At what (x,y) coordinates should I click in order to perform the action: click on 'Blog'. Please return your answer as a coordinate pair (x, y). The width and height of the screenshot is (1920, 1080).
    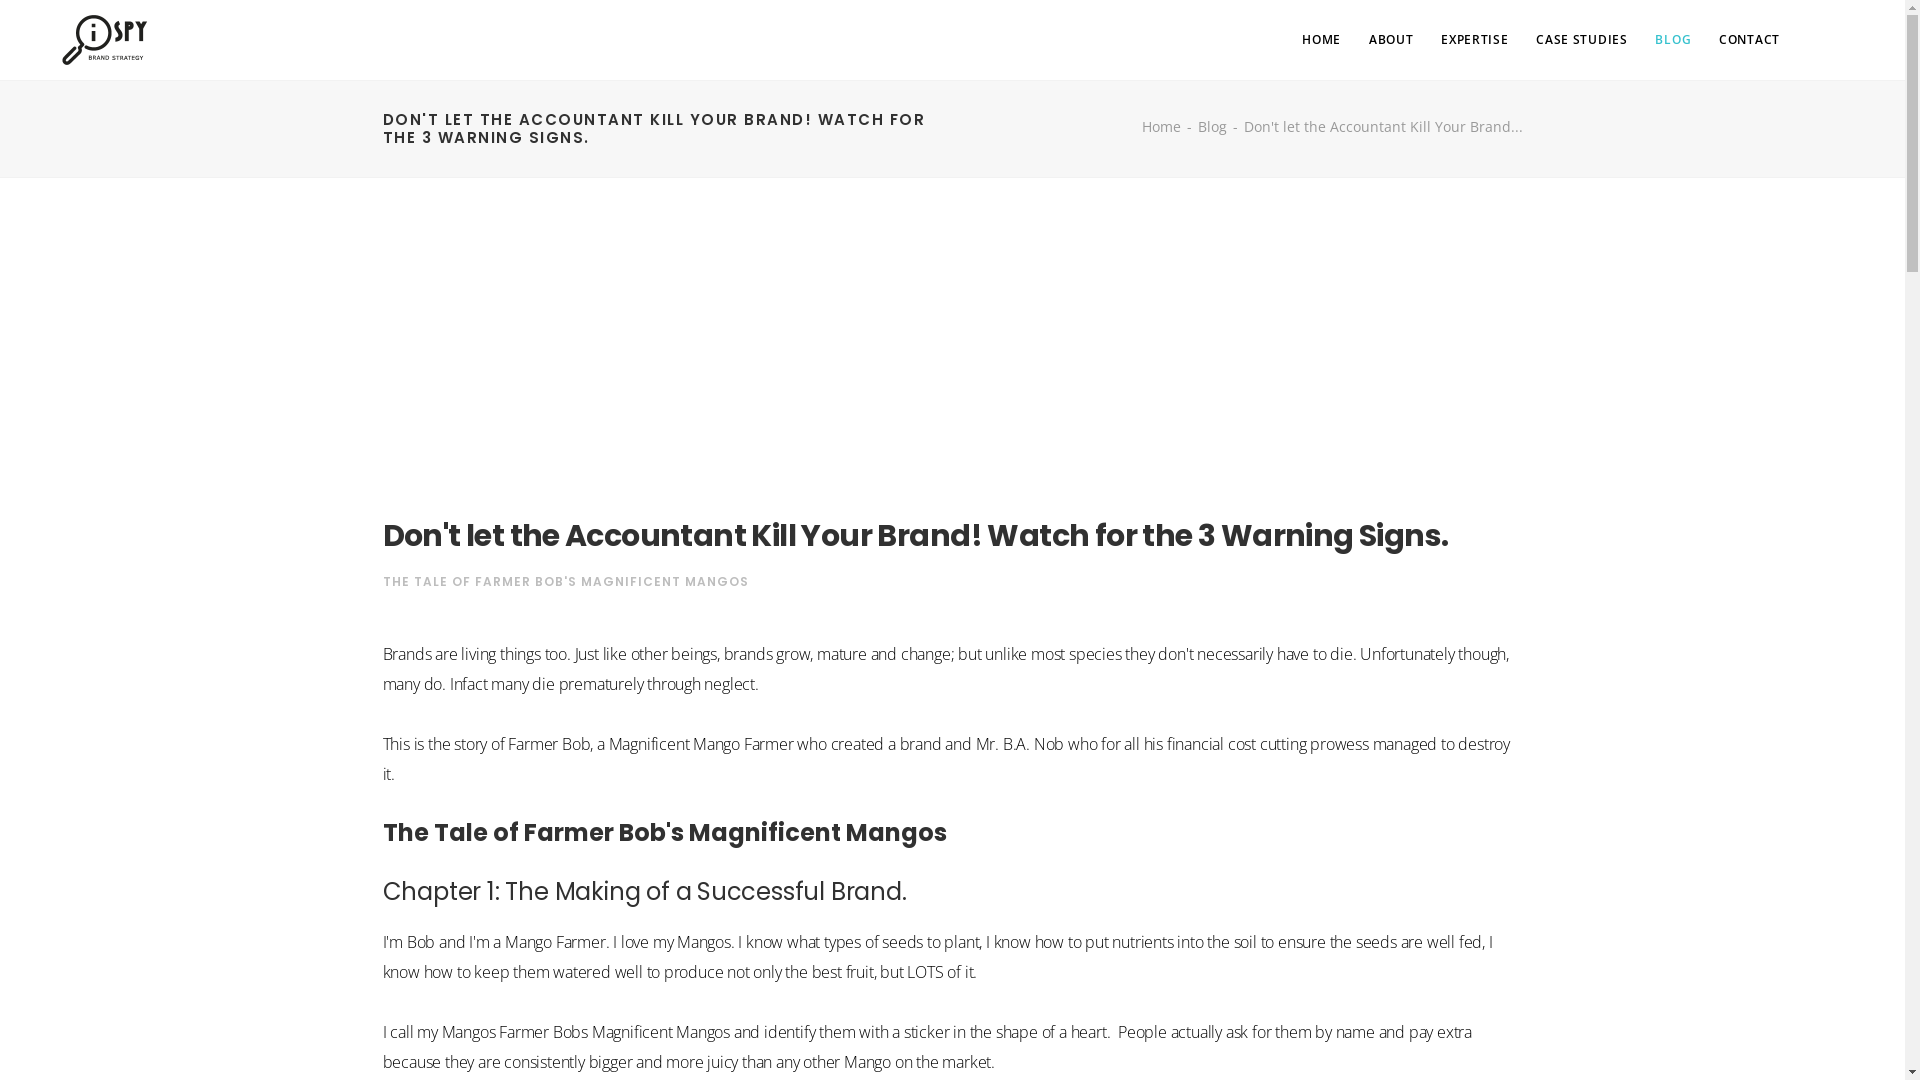
    Looking at the image, I should click on (1198, 126).